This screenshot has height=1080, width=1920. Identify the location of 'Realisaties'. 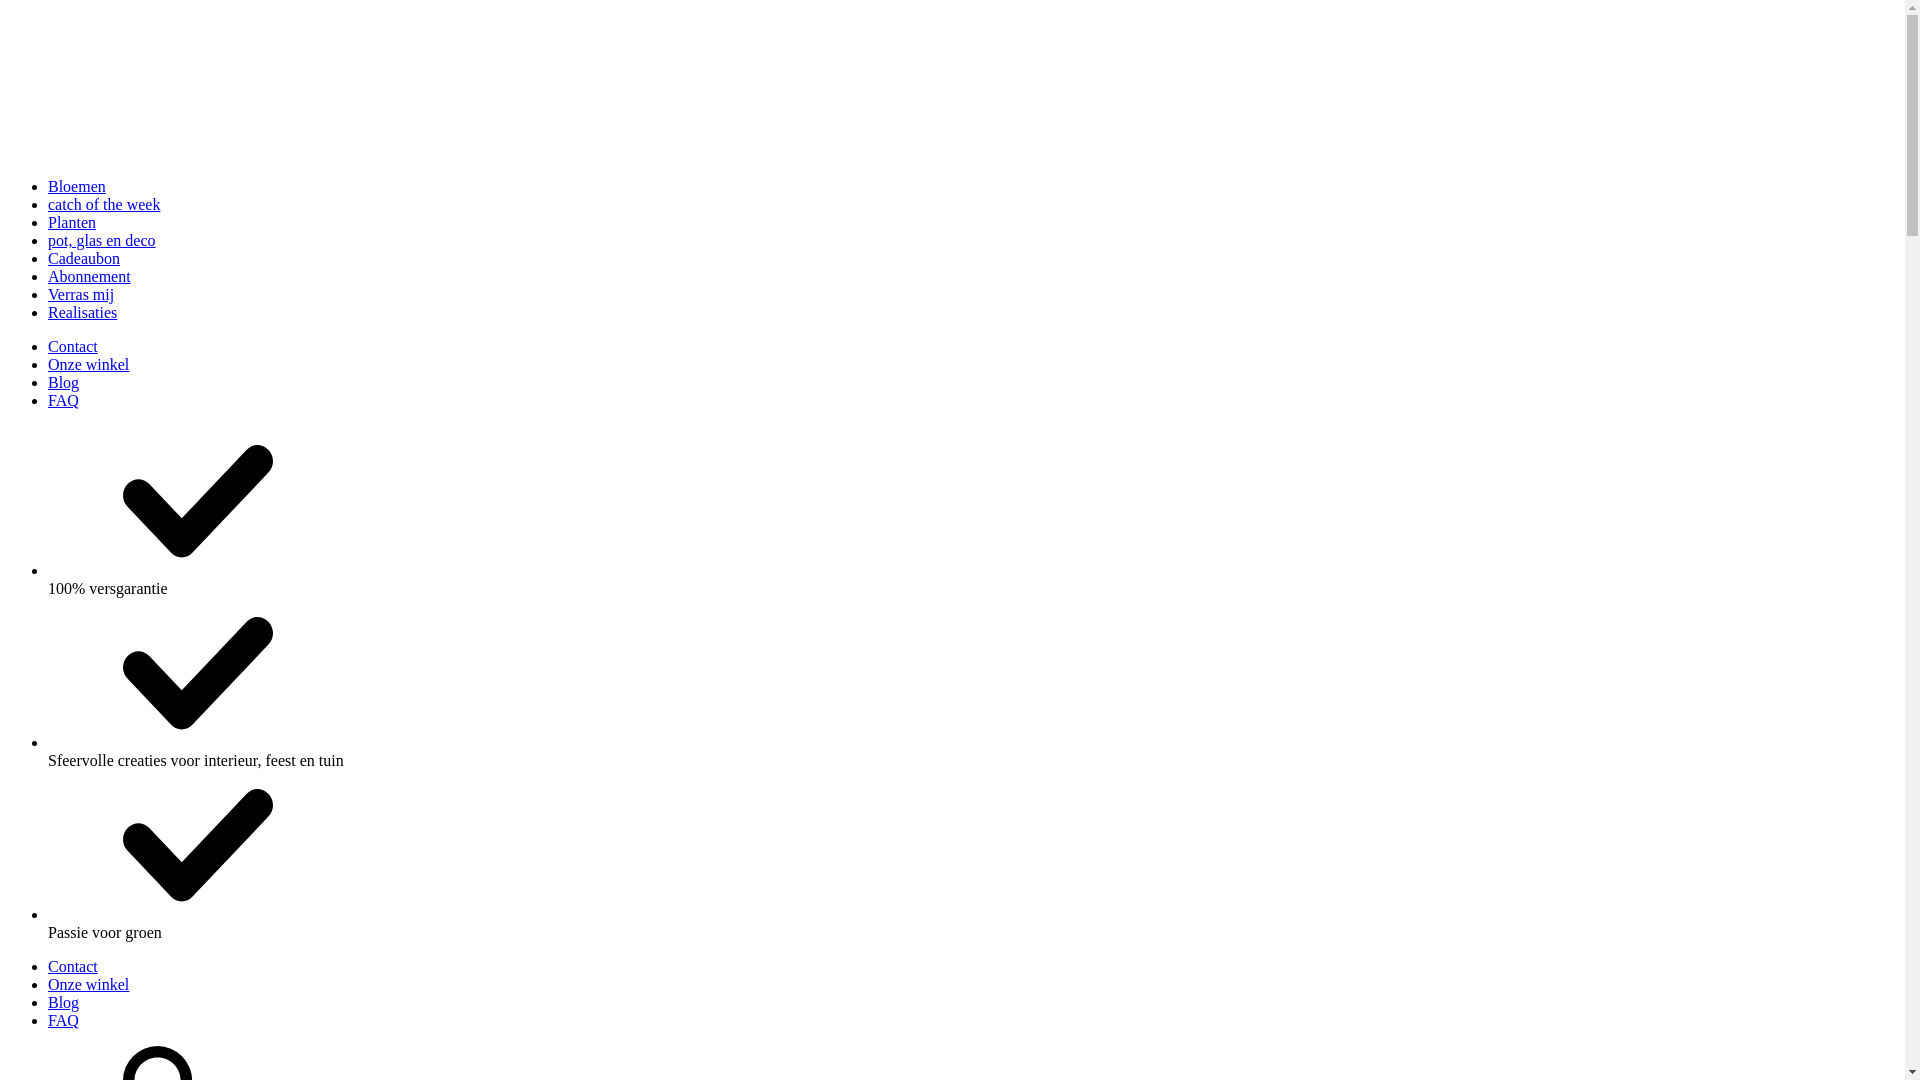
(81, 312).